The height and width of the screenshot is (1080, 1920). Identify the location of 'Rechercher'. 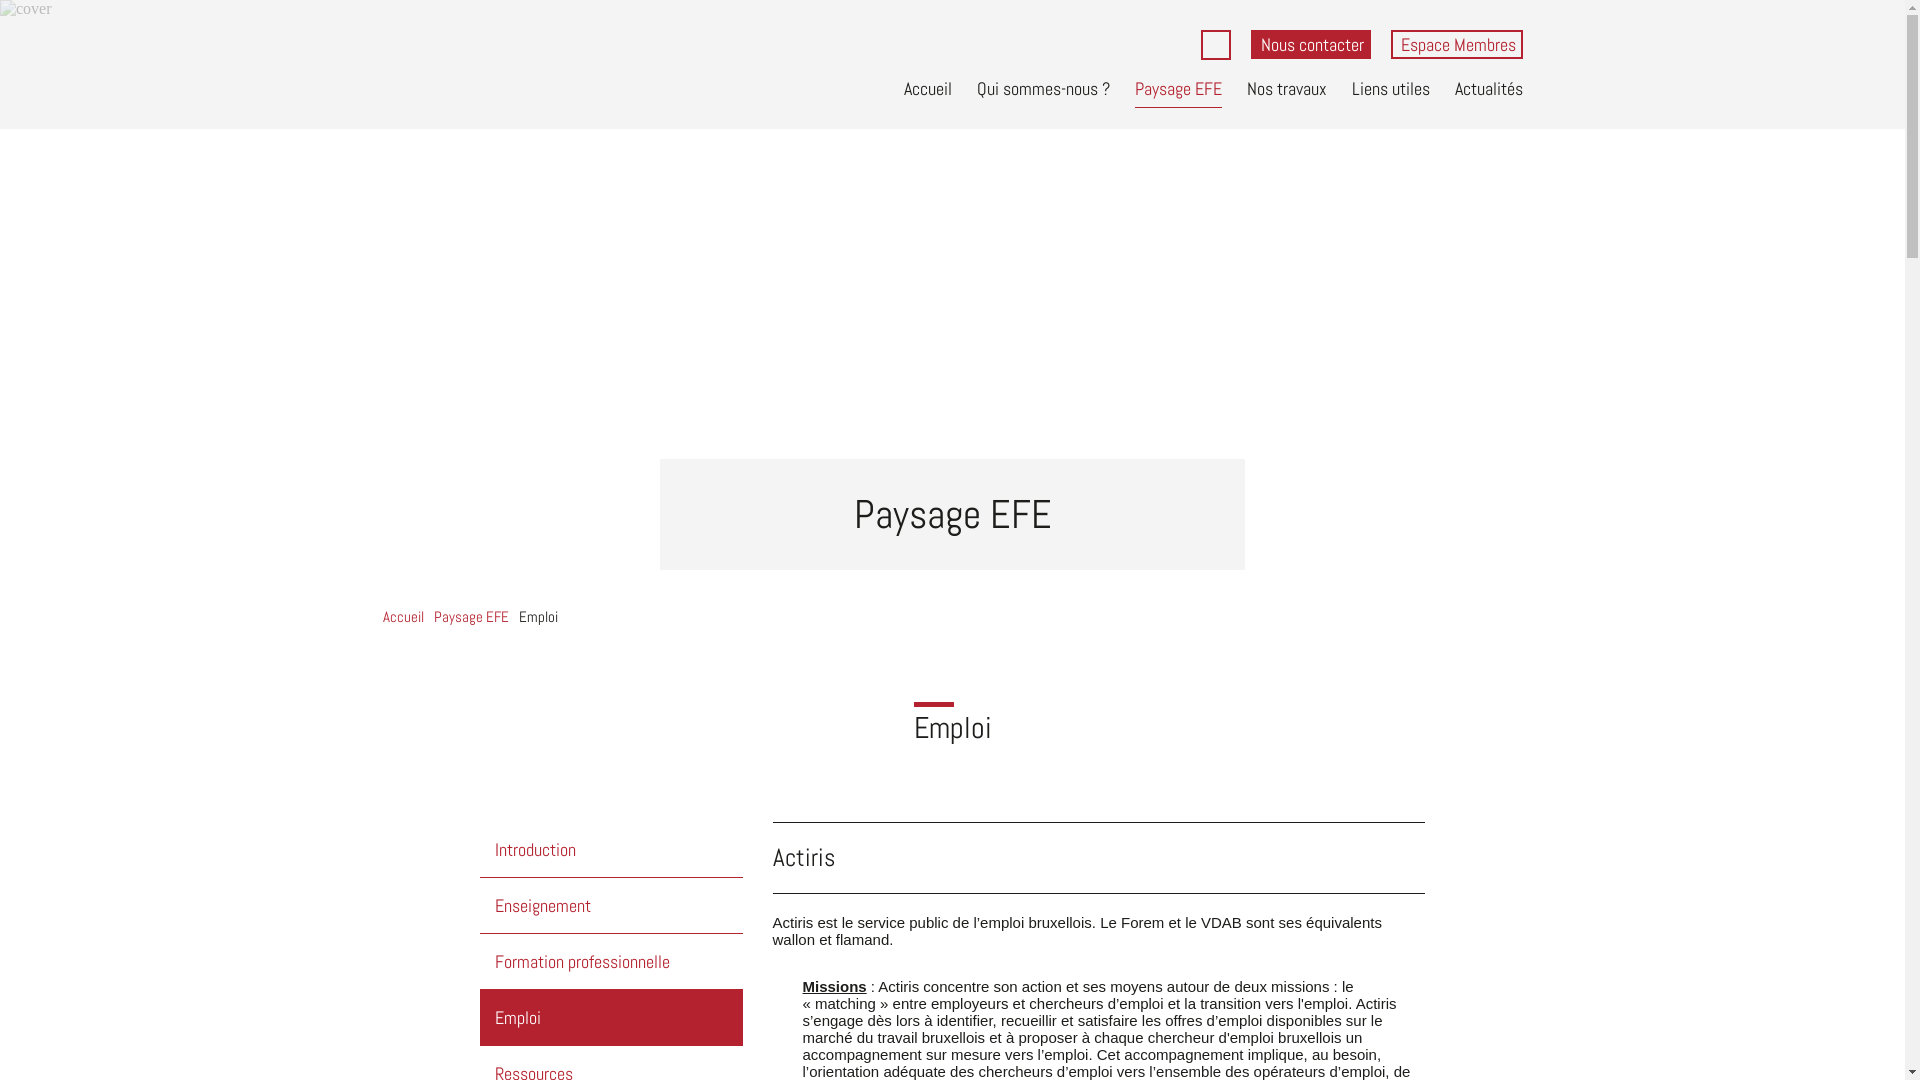
(1277, 56).